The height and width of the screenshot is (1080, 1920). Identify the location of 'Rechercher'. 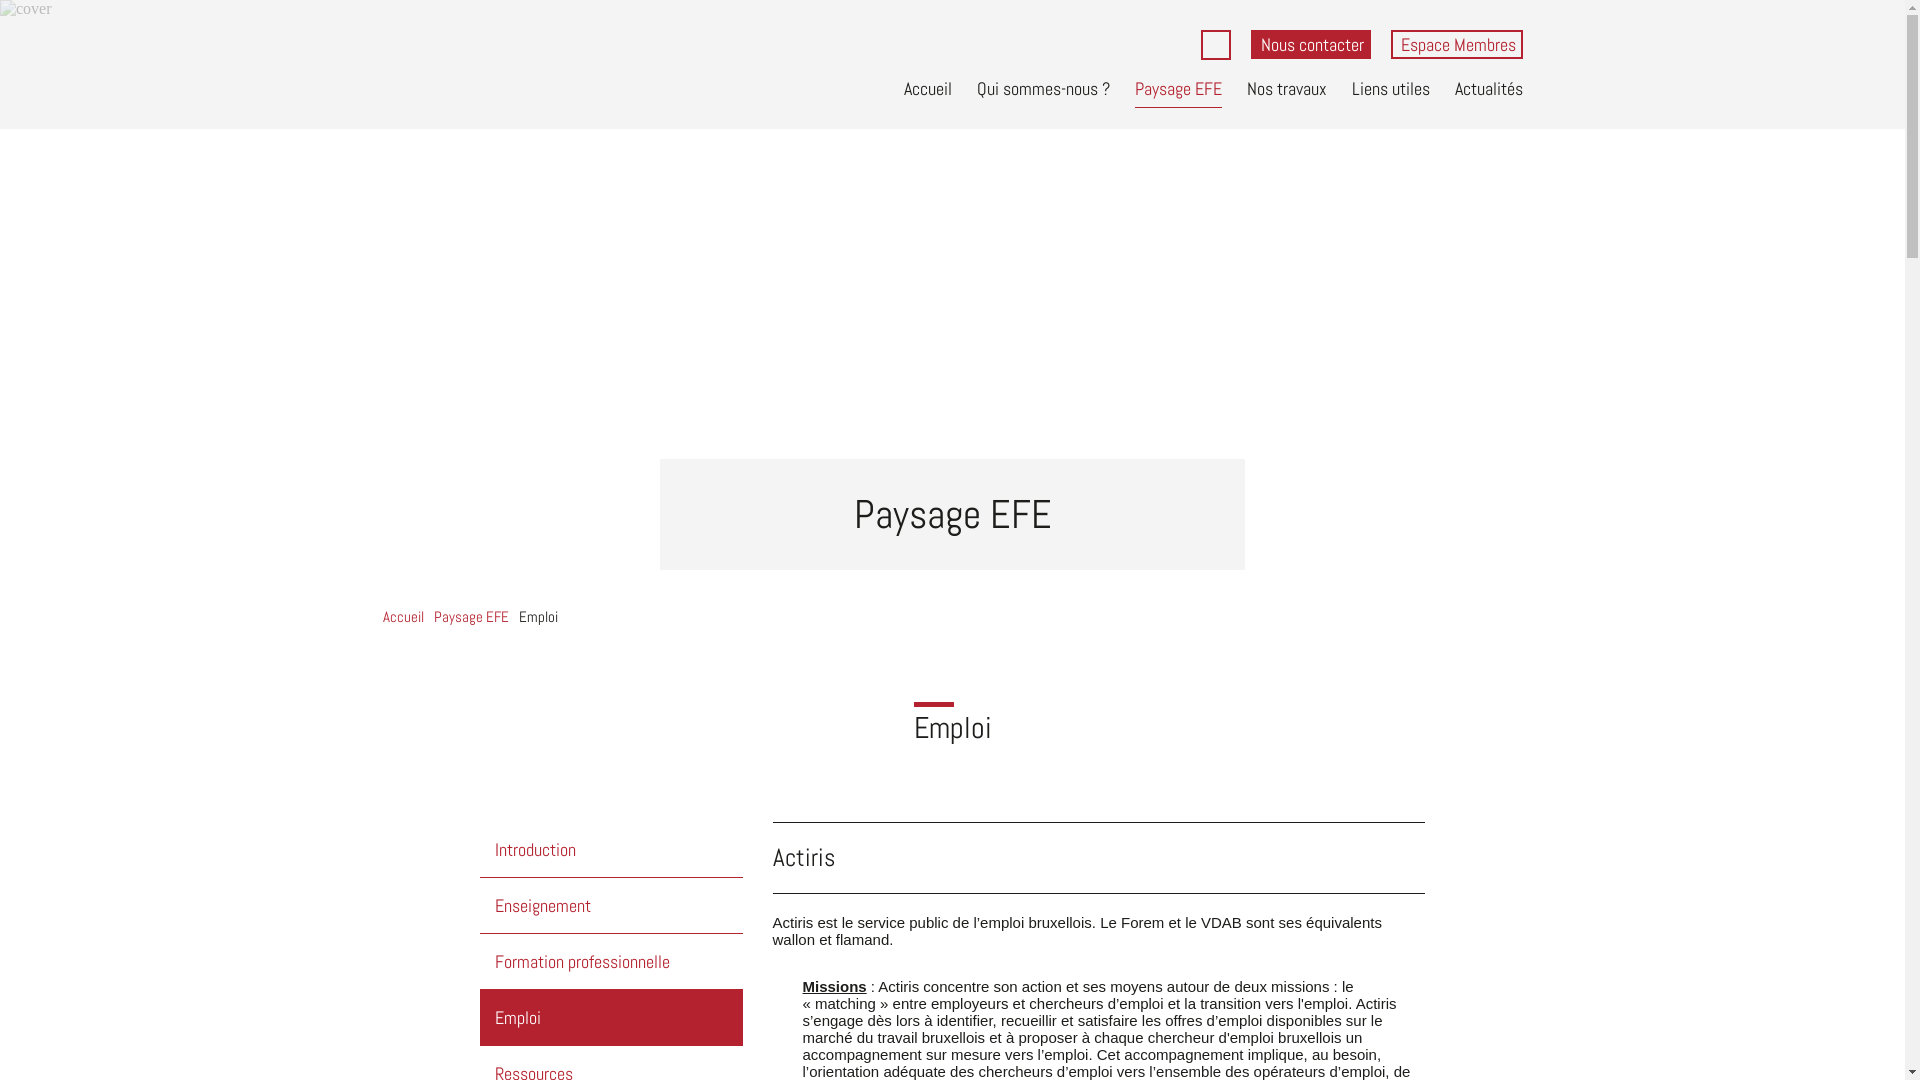
(1277, 56).